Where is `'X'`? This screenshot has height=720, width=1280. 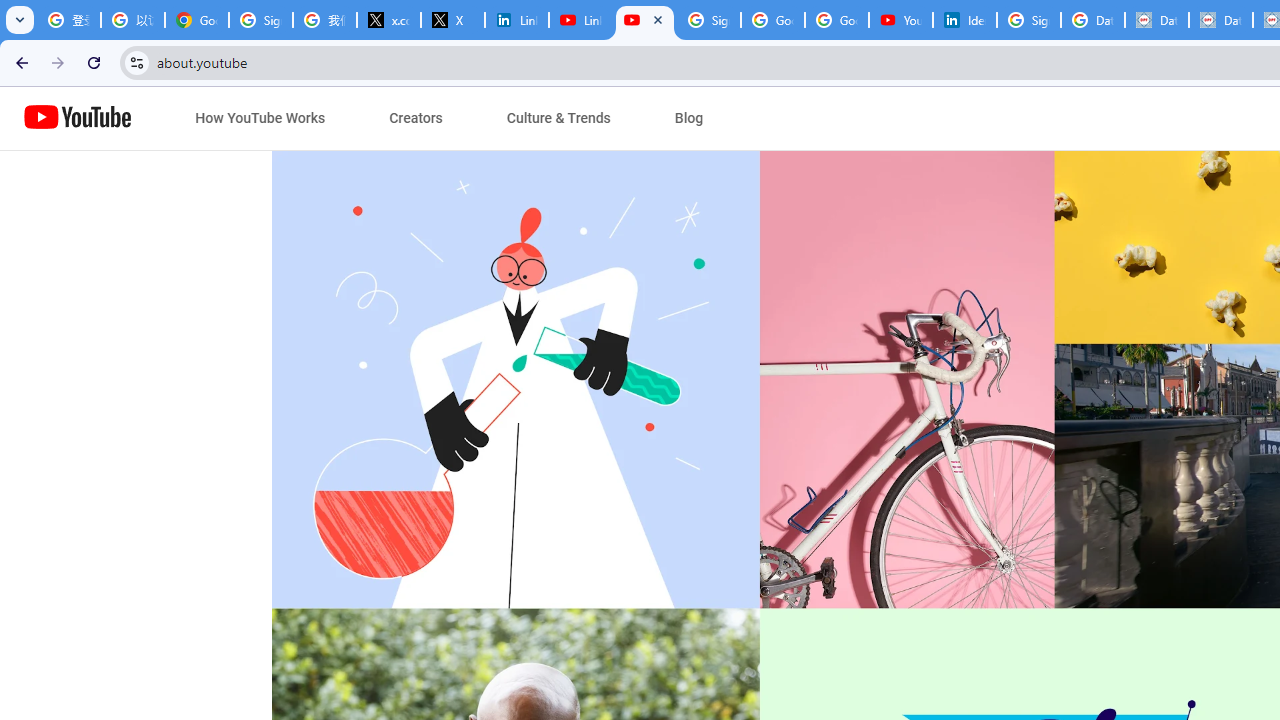
'X' is located at coordinates (452, 20).